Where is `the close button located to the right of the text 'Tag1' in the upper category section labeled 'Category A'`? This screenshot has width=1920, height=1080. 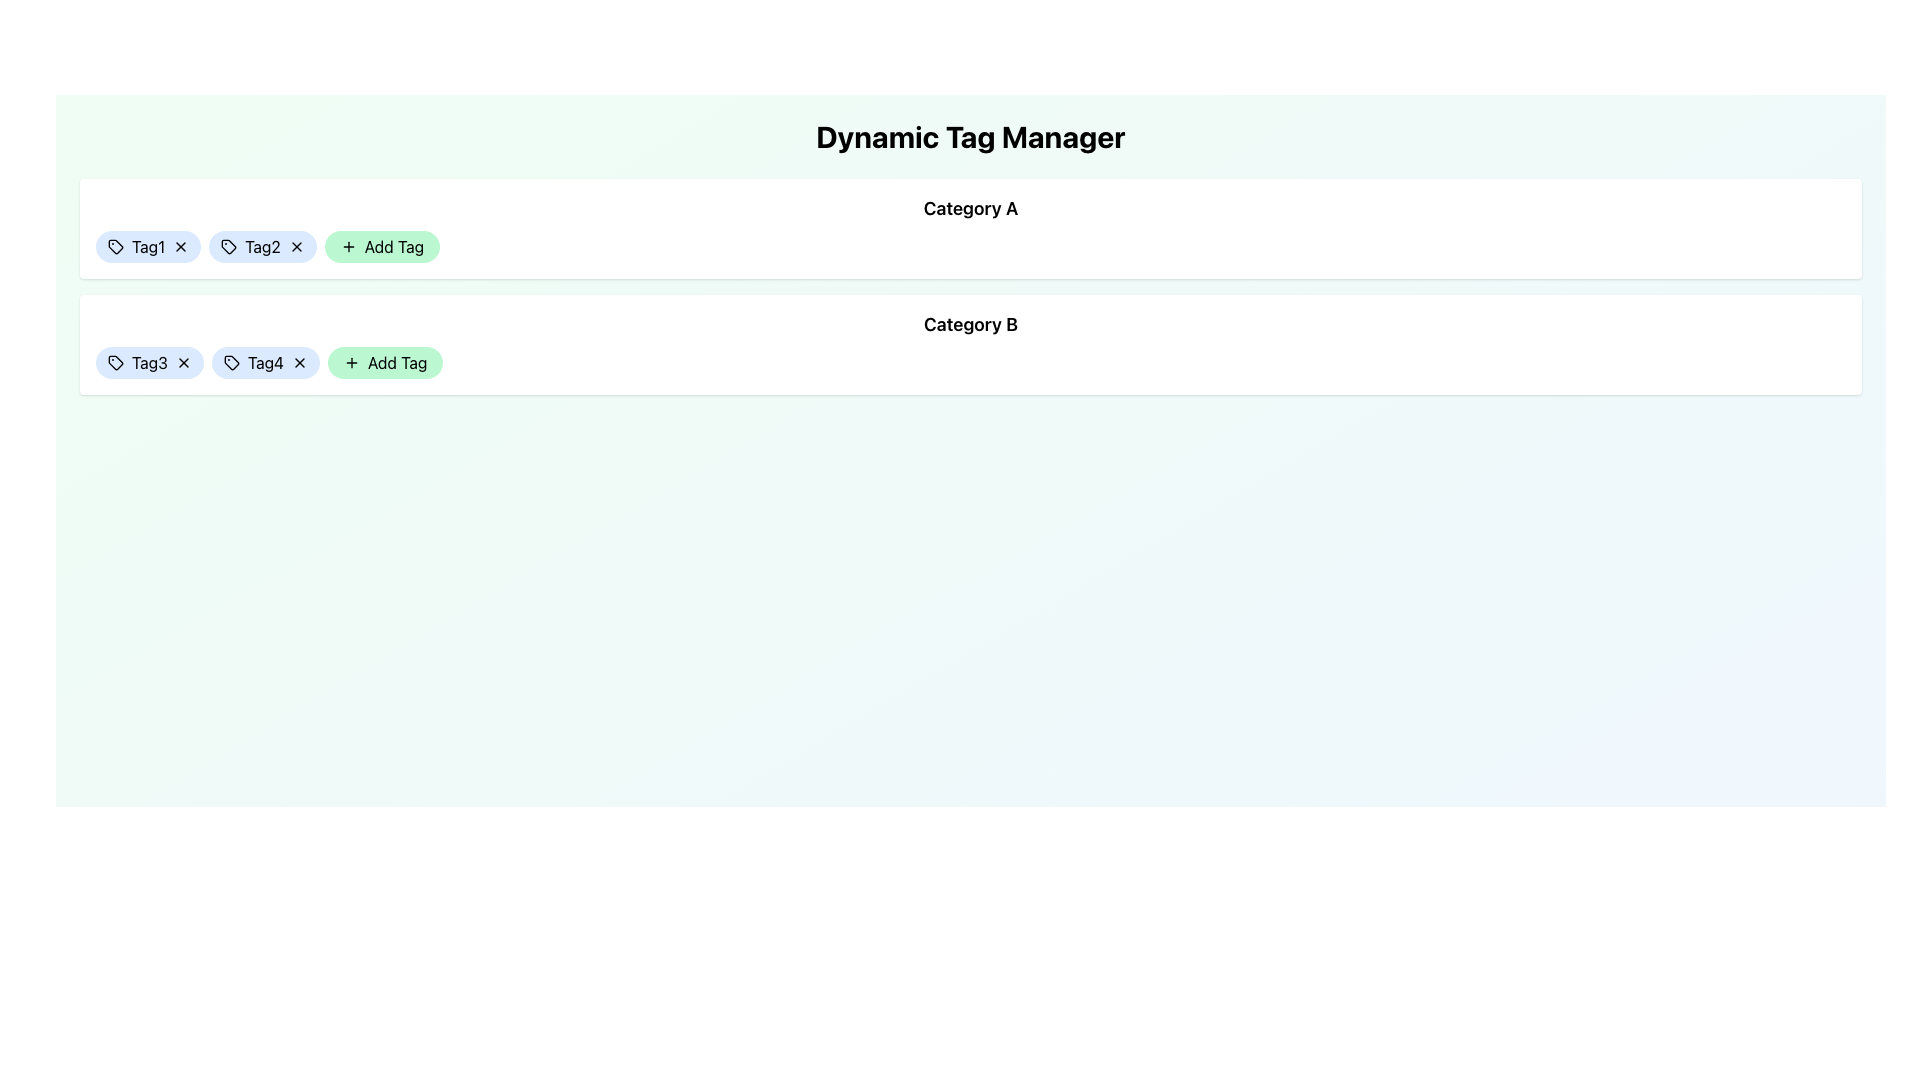 the close button located to the right of the text 'Tag1' in the upper category section labeled 'Category A' is located at coordinates (181, 245).